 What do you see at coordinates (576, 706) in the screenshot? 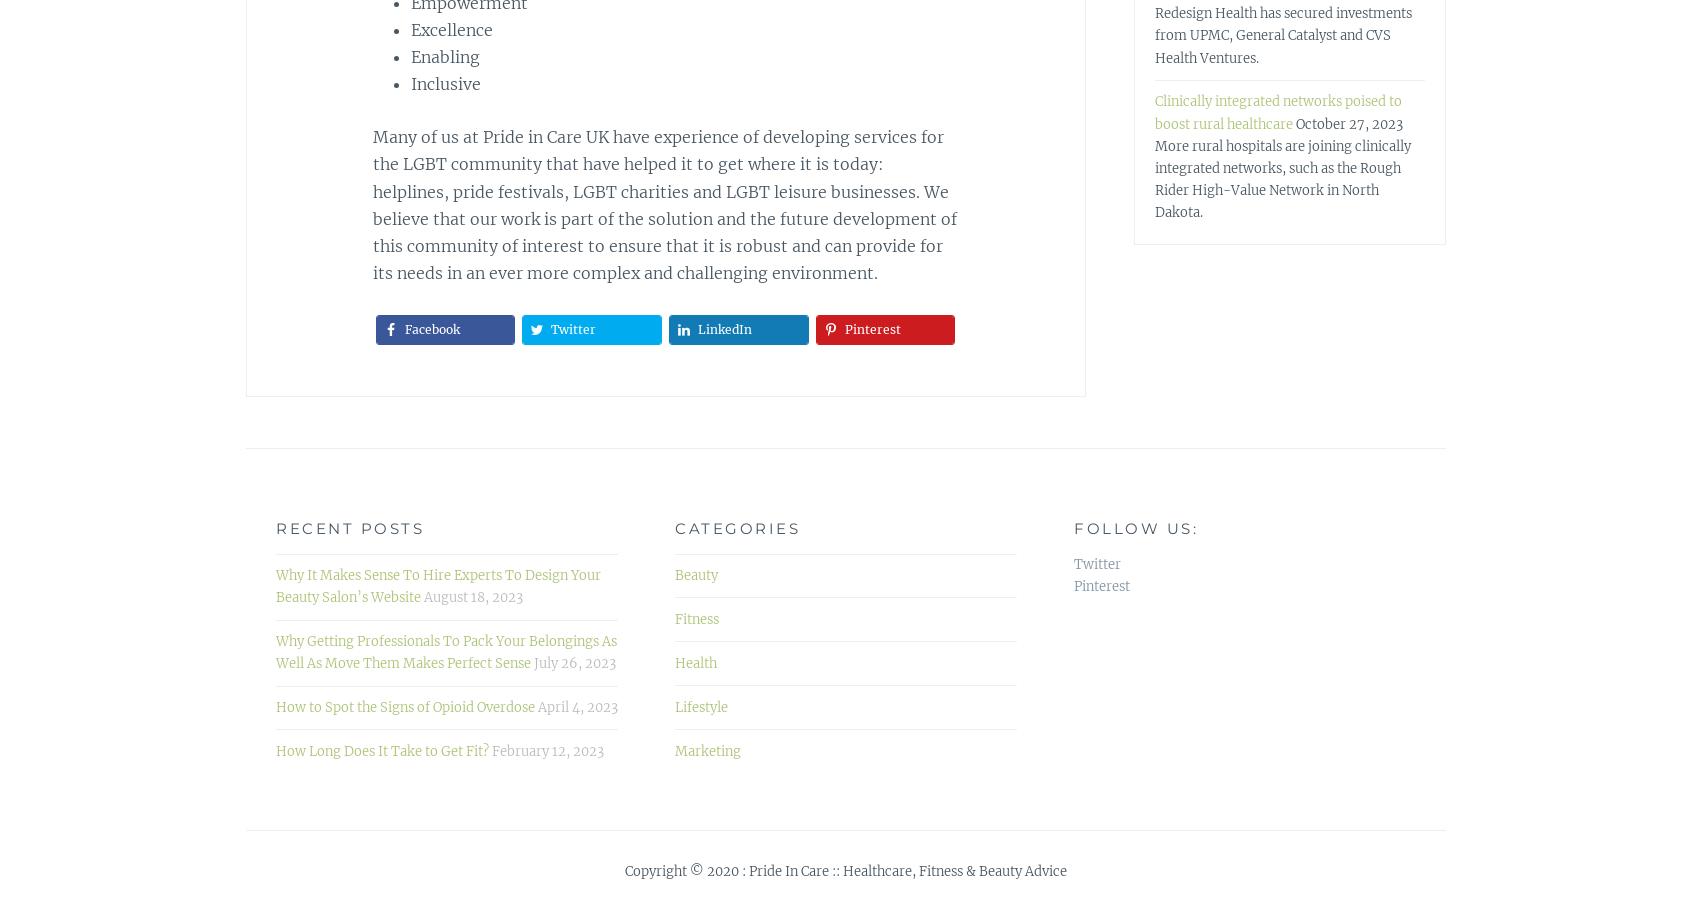
I see `'April 4, 2023'` at bounding box center [576, 706].